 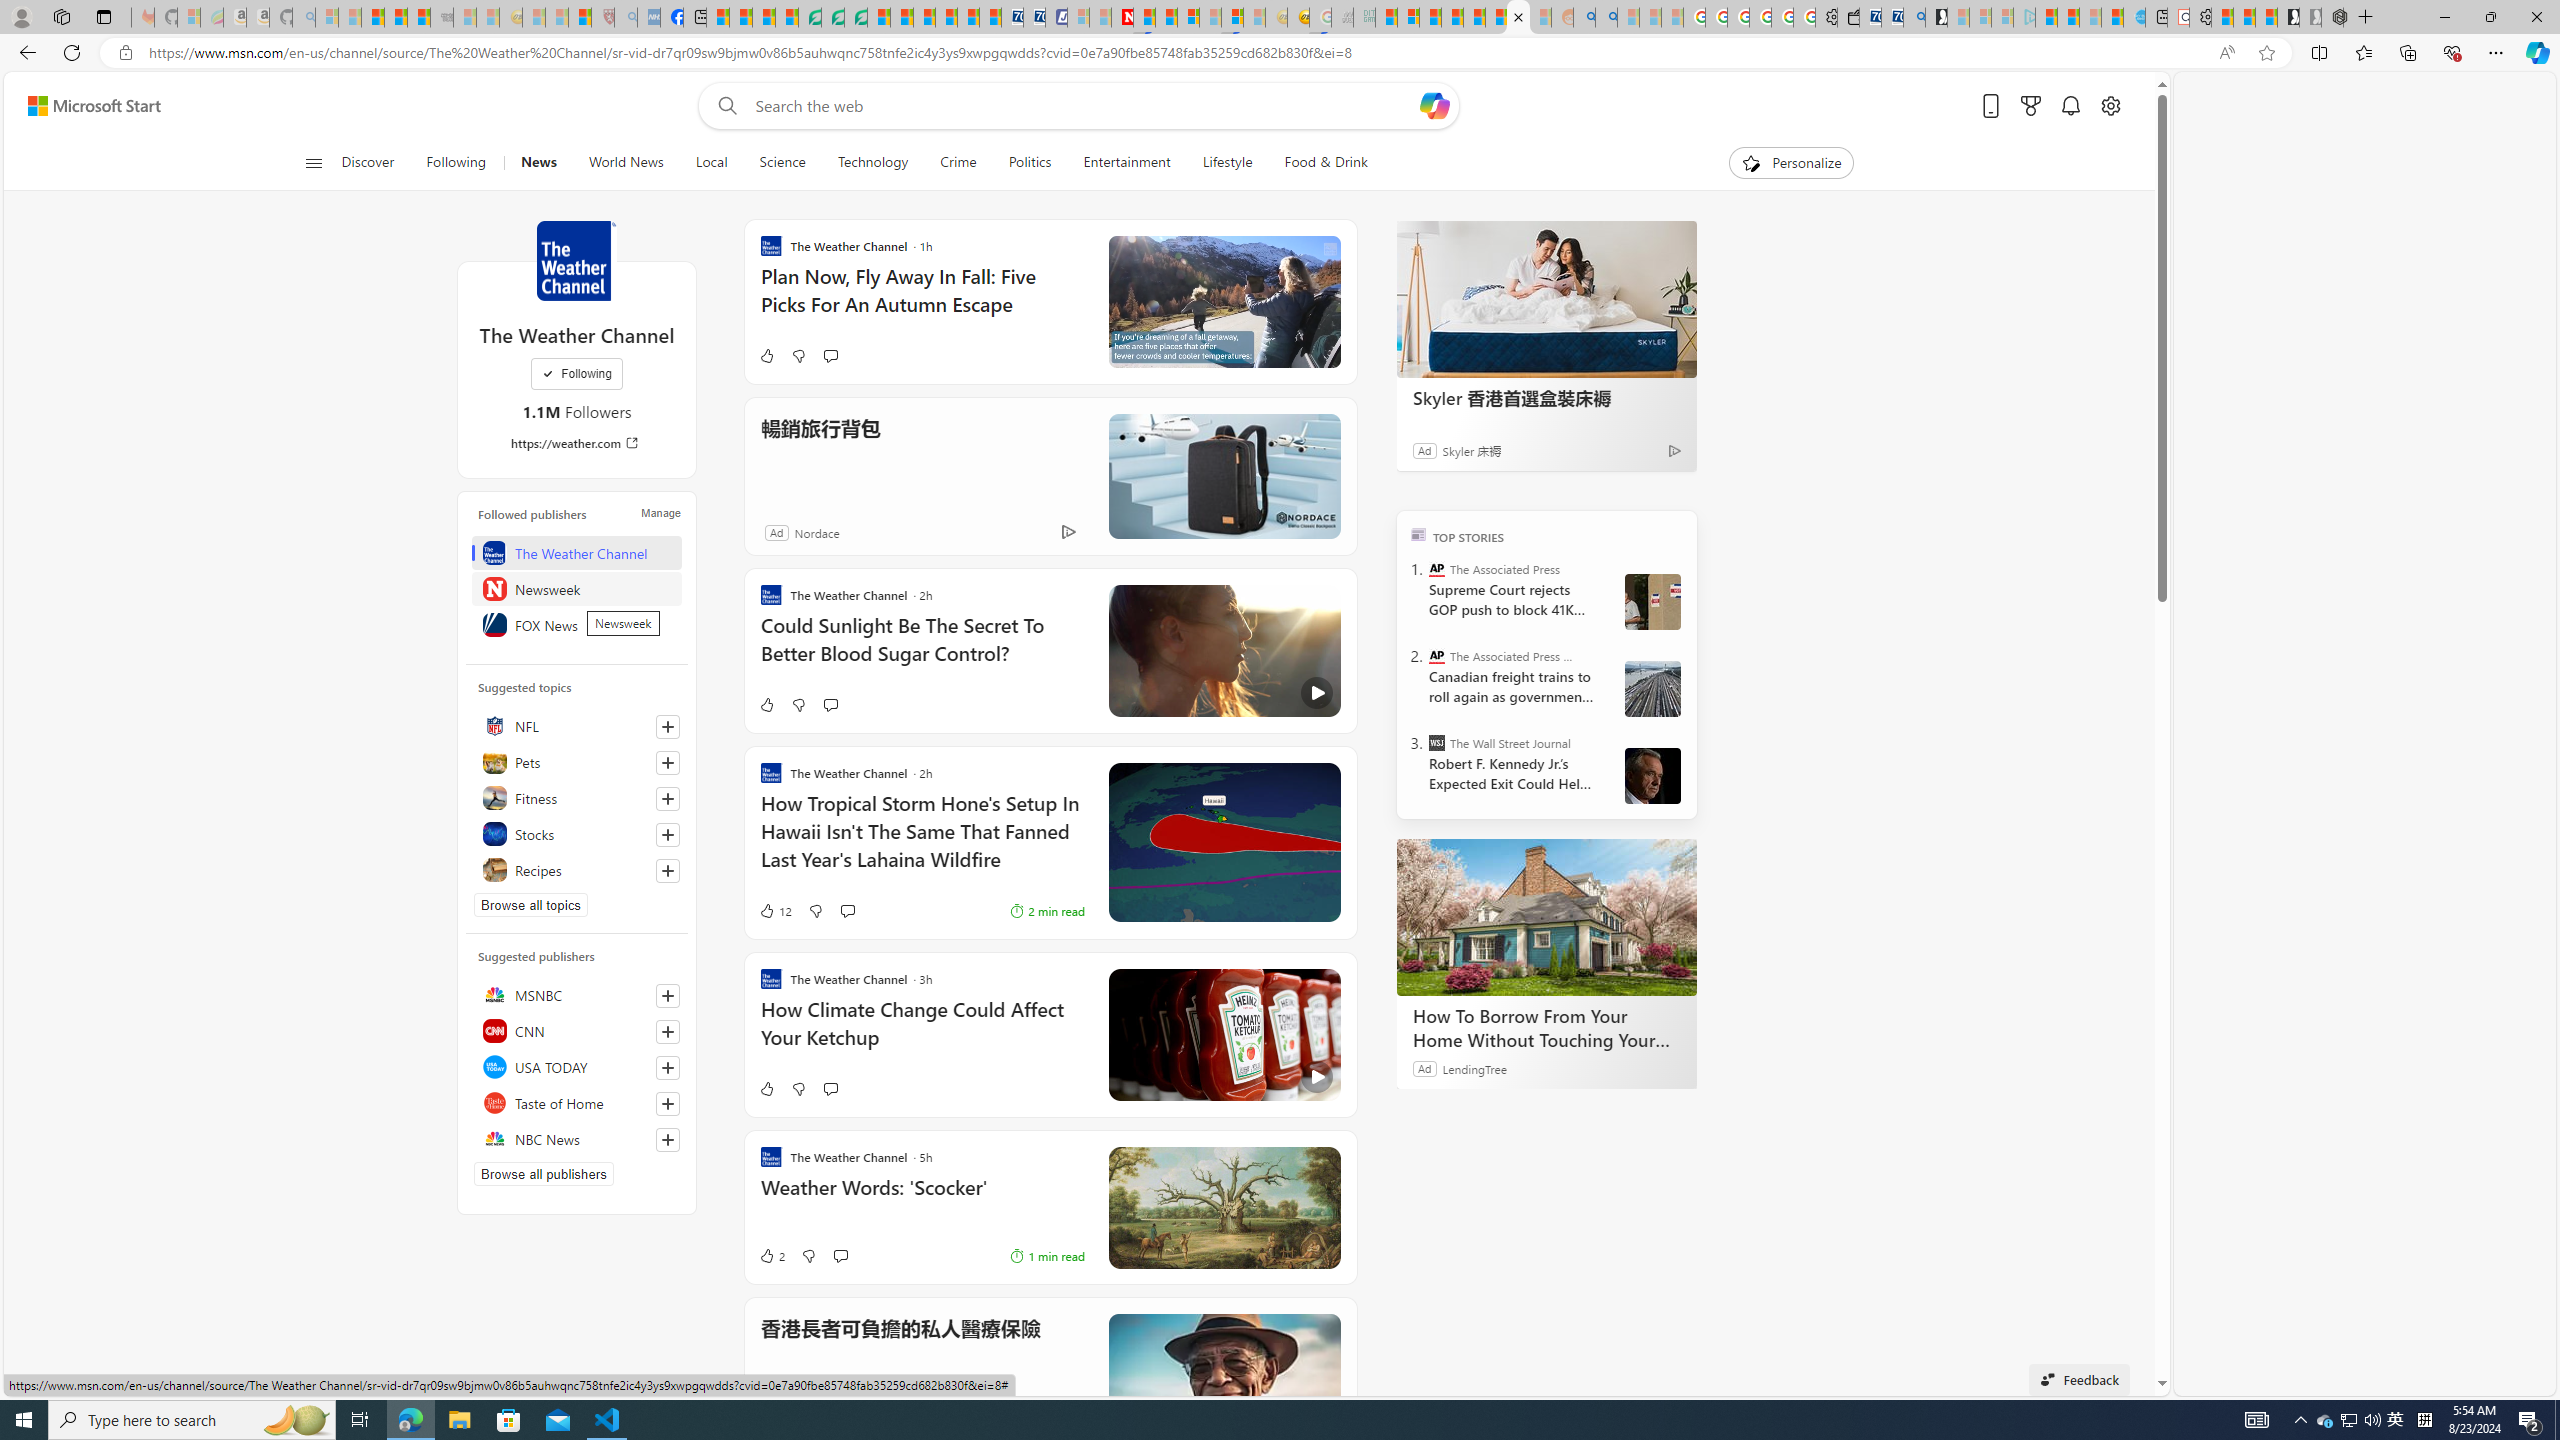 What do you see at coordinates (921, 648) in the screenshot?
I see `'Could Sunlight Be The Secret To Better Blood Sugar Control?'` at bounding box center [921, 648].